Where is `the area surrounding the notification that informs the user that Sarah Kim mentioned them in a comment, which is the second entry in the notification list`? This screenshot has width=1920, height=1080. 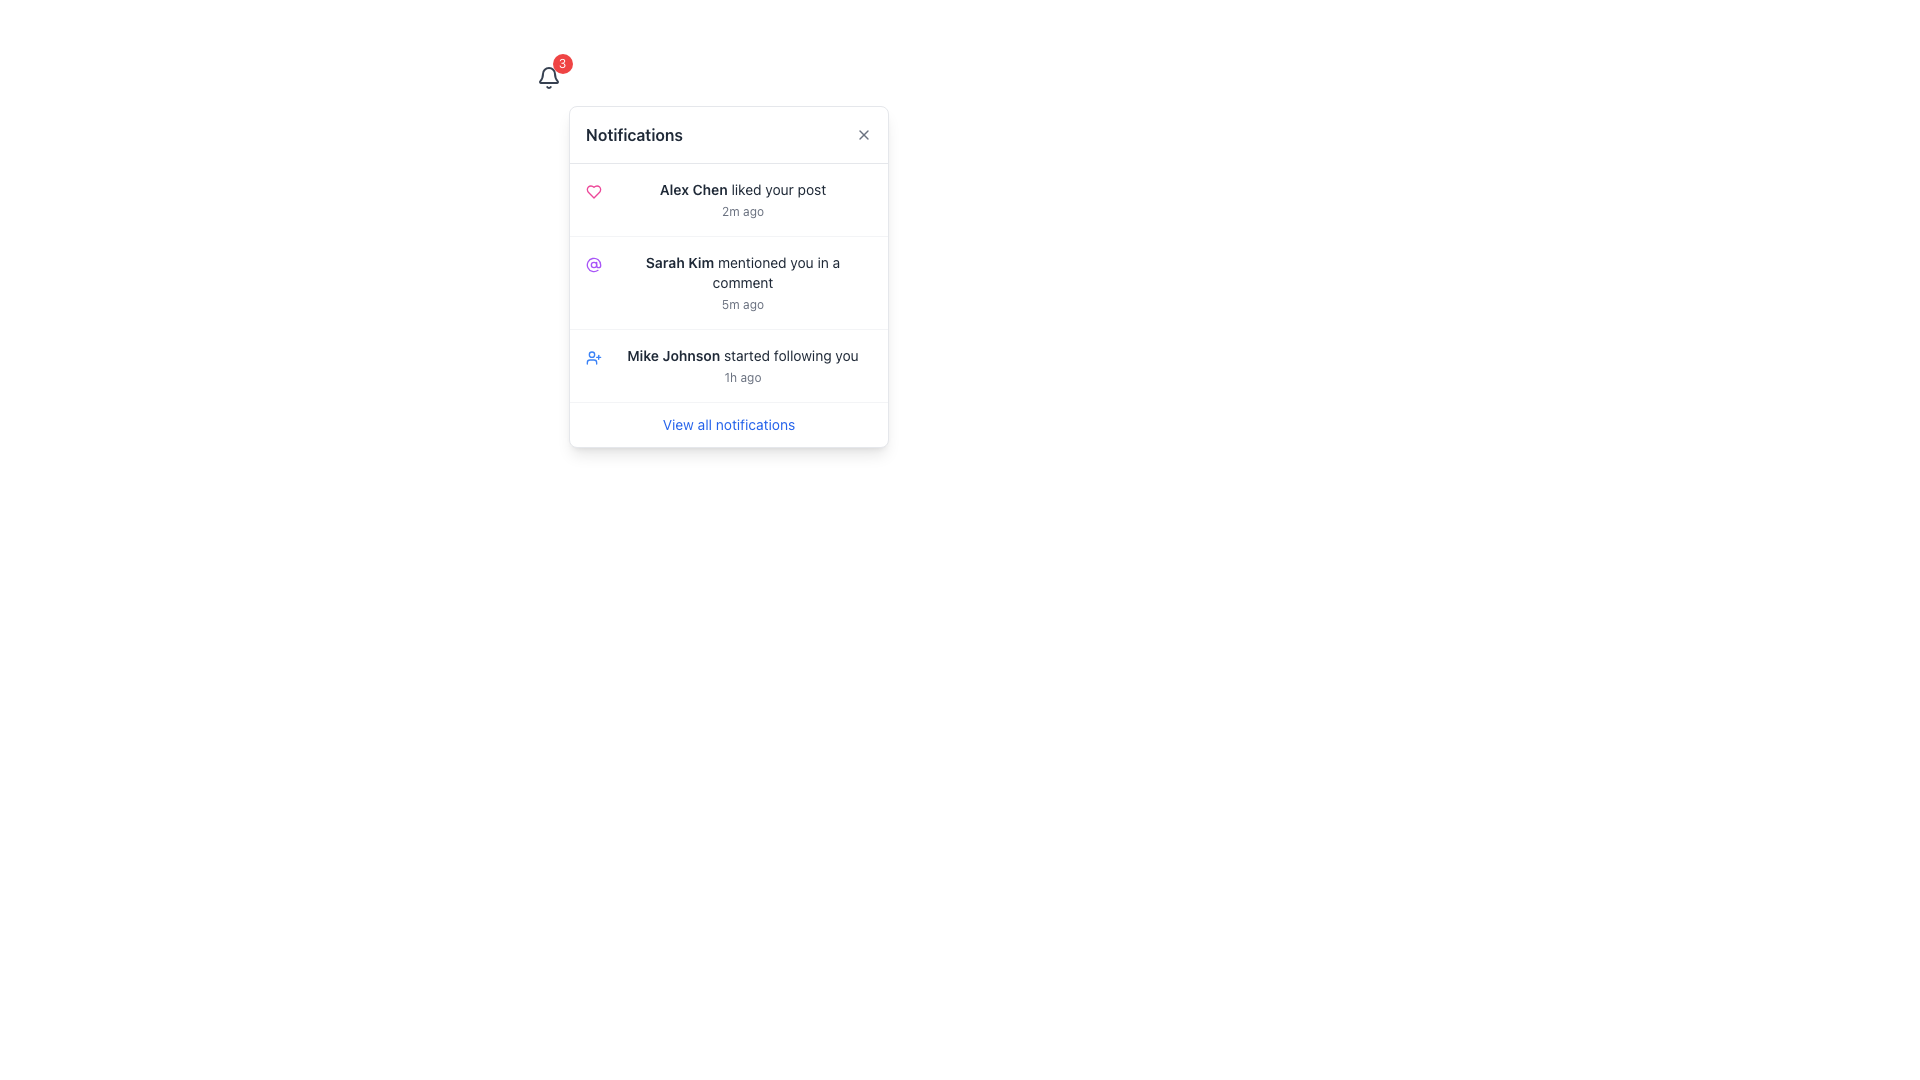 the area surrounding the notification that informs the user that Sarah Kim mentioned them in a comment, which is the second entry in the notification list is located at coordinates (742, 273).